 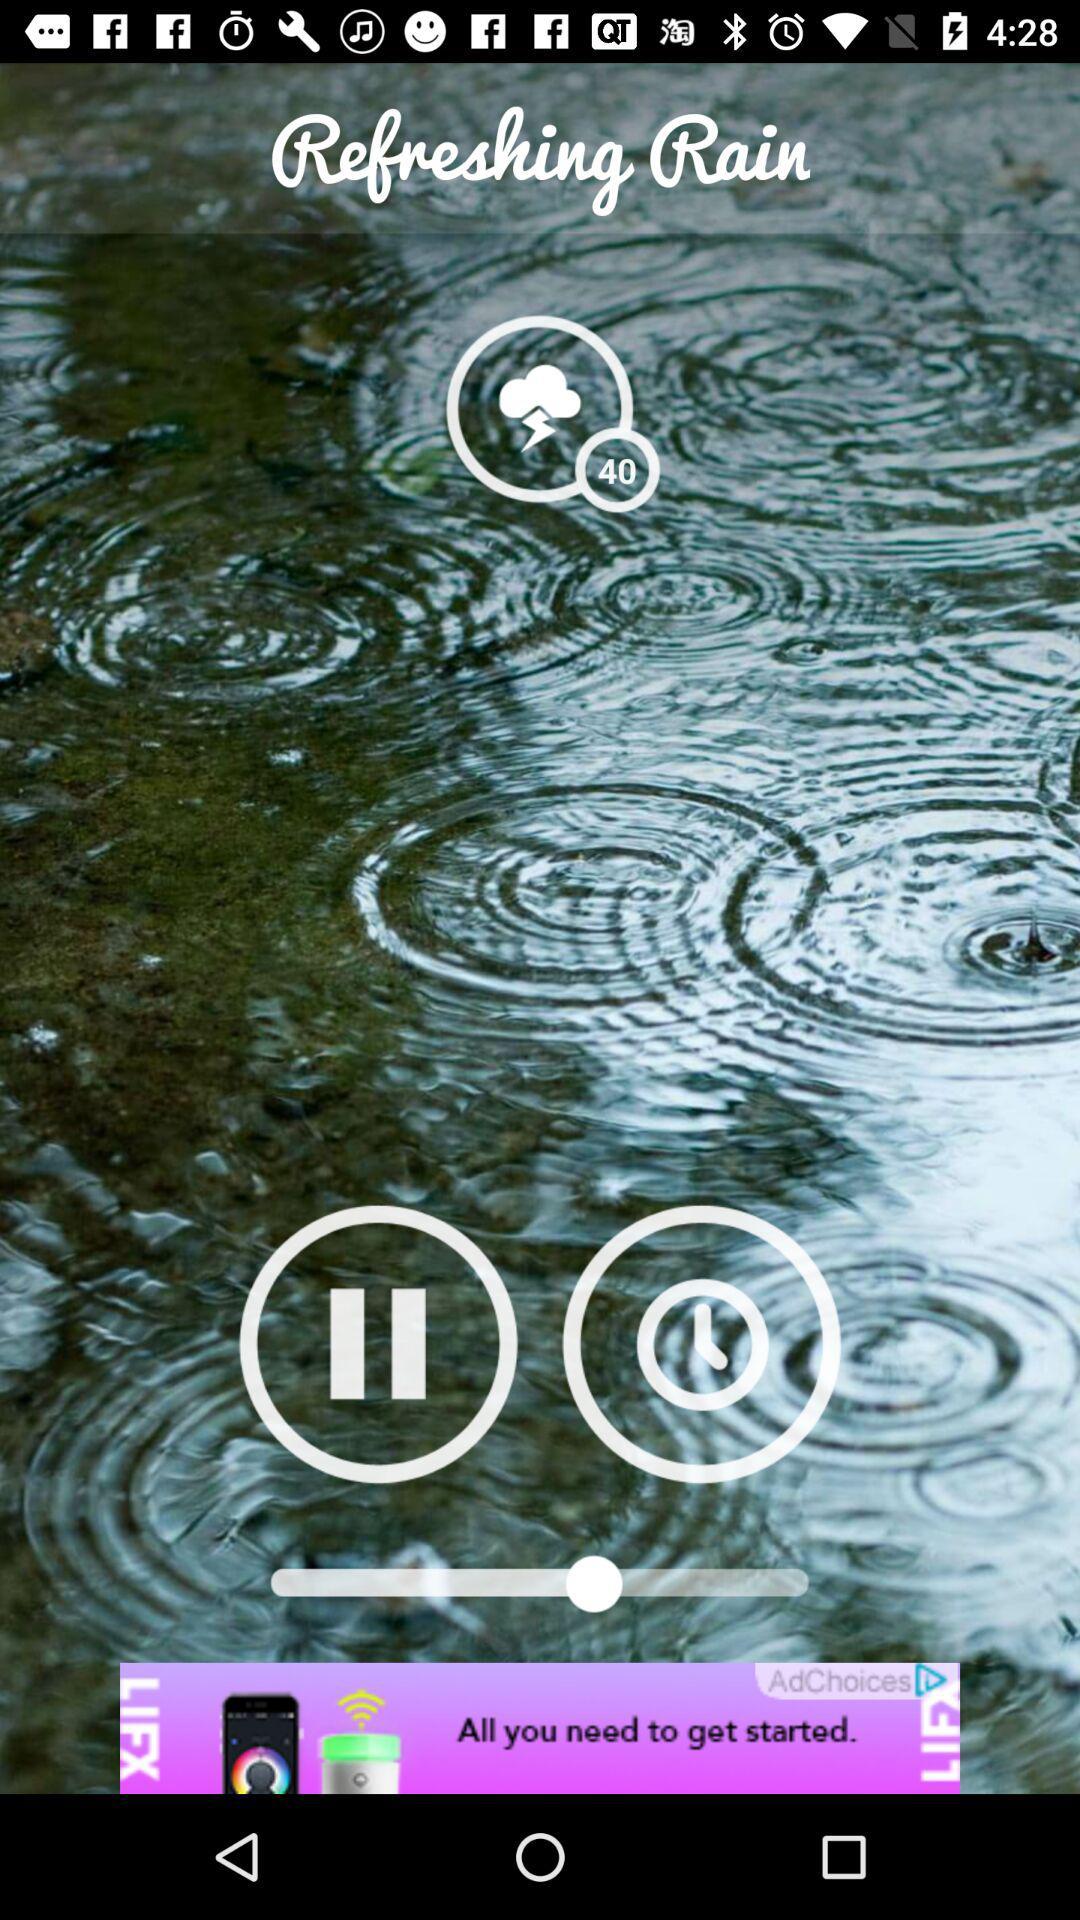 I want to click on to go youtube, so click(x=378, y=1343).